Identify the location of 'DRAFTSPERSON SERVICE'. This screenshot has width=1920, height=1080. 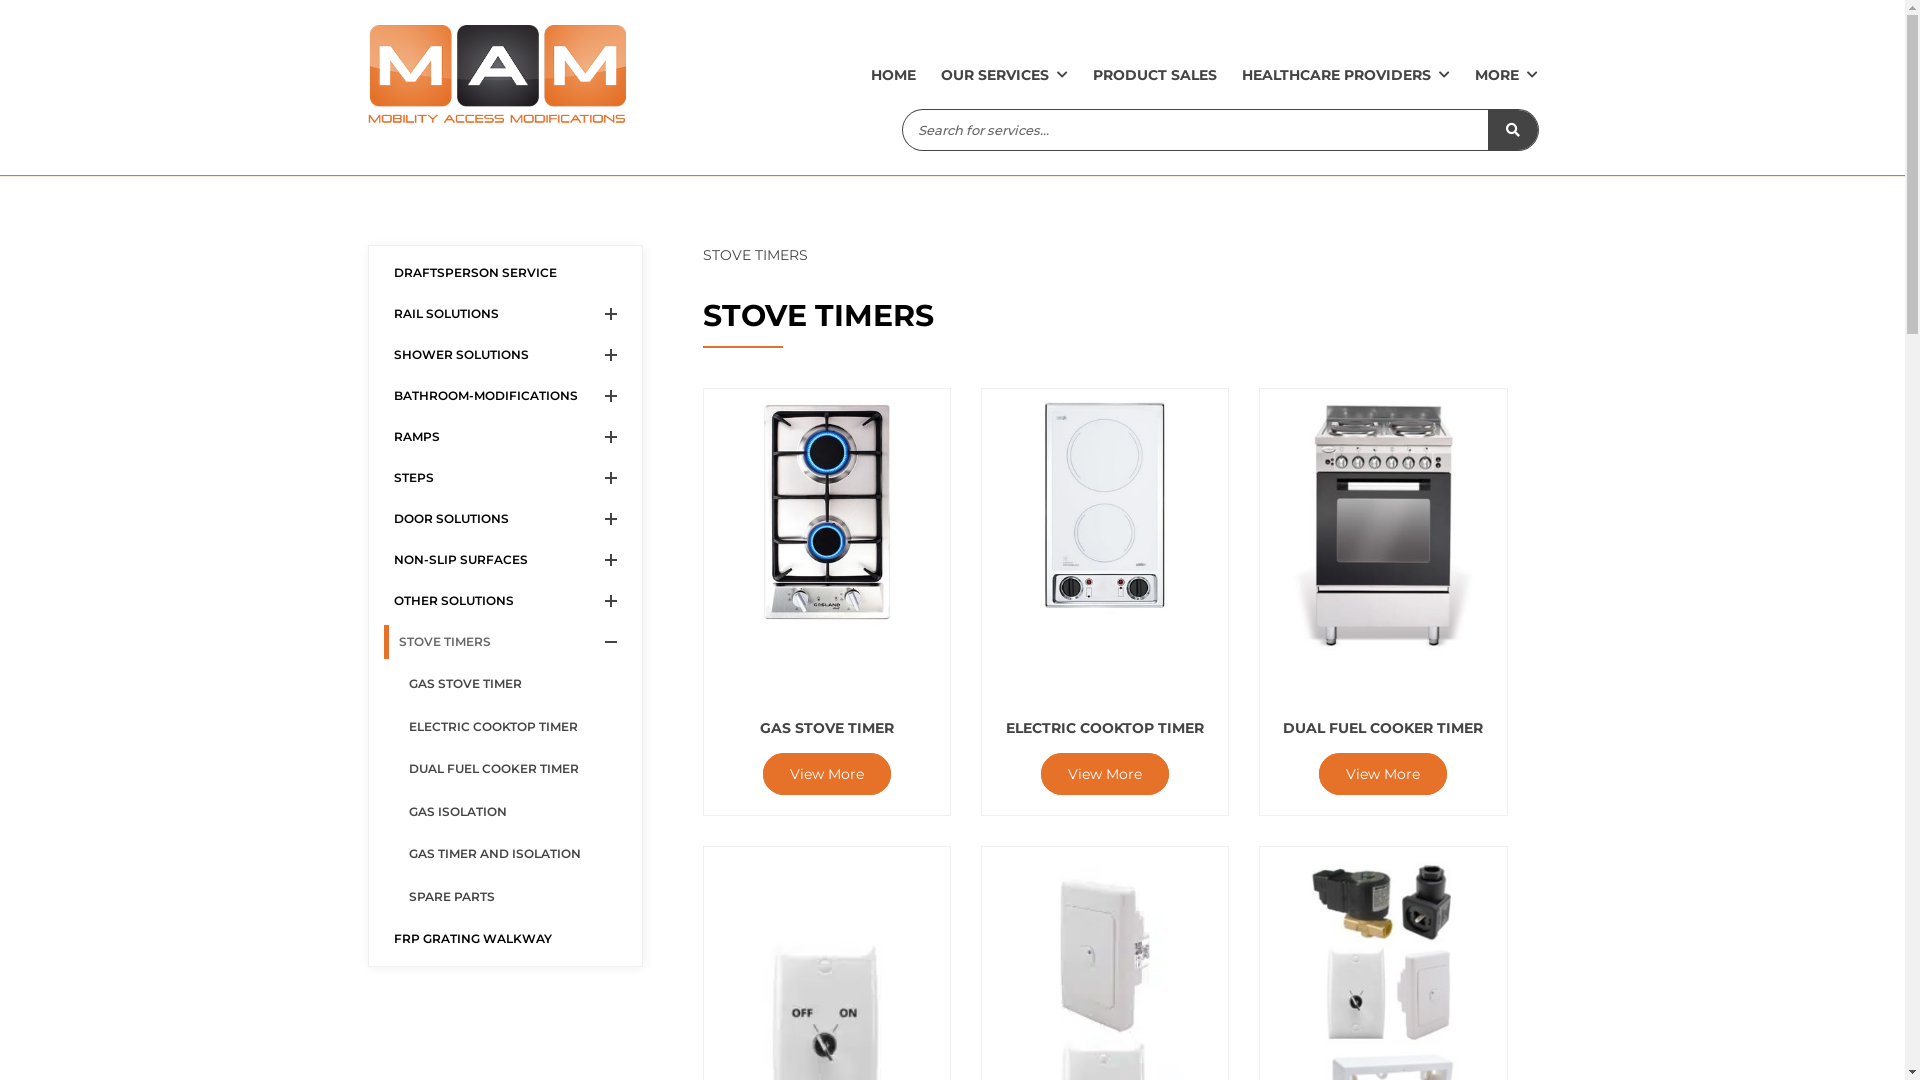
(505, 273).